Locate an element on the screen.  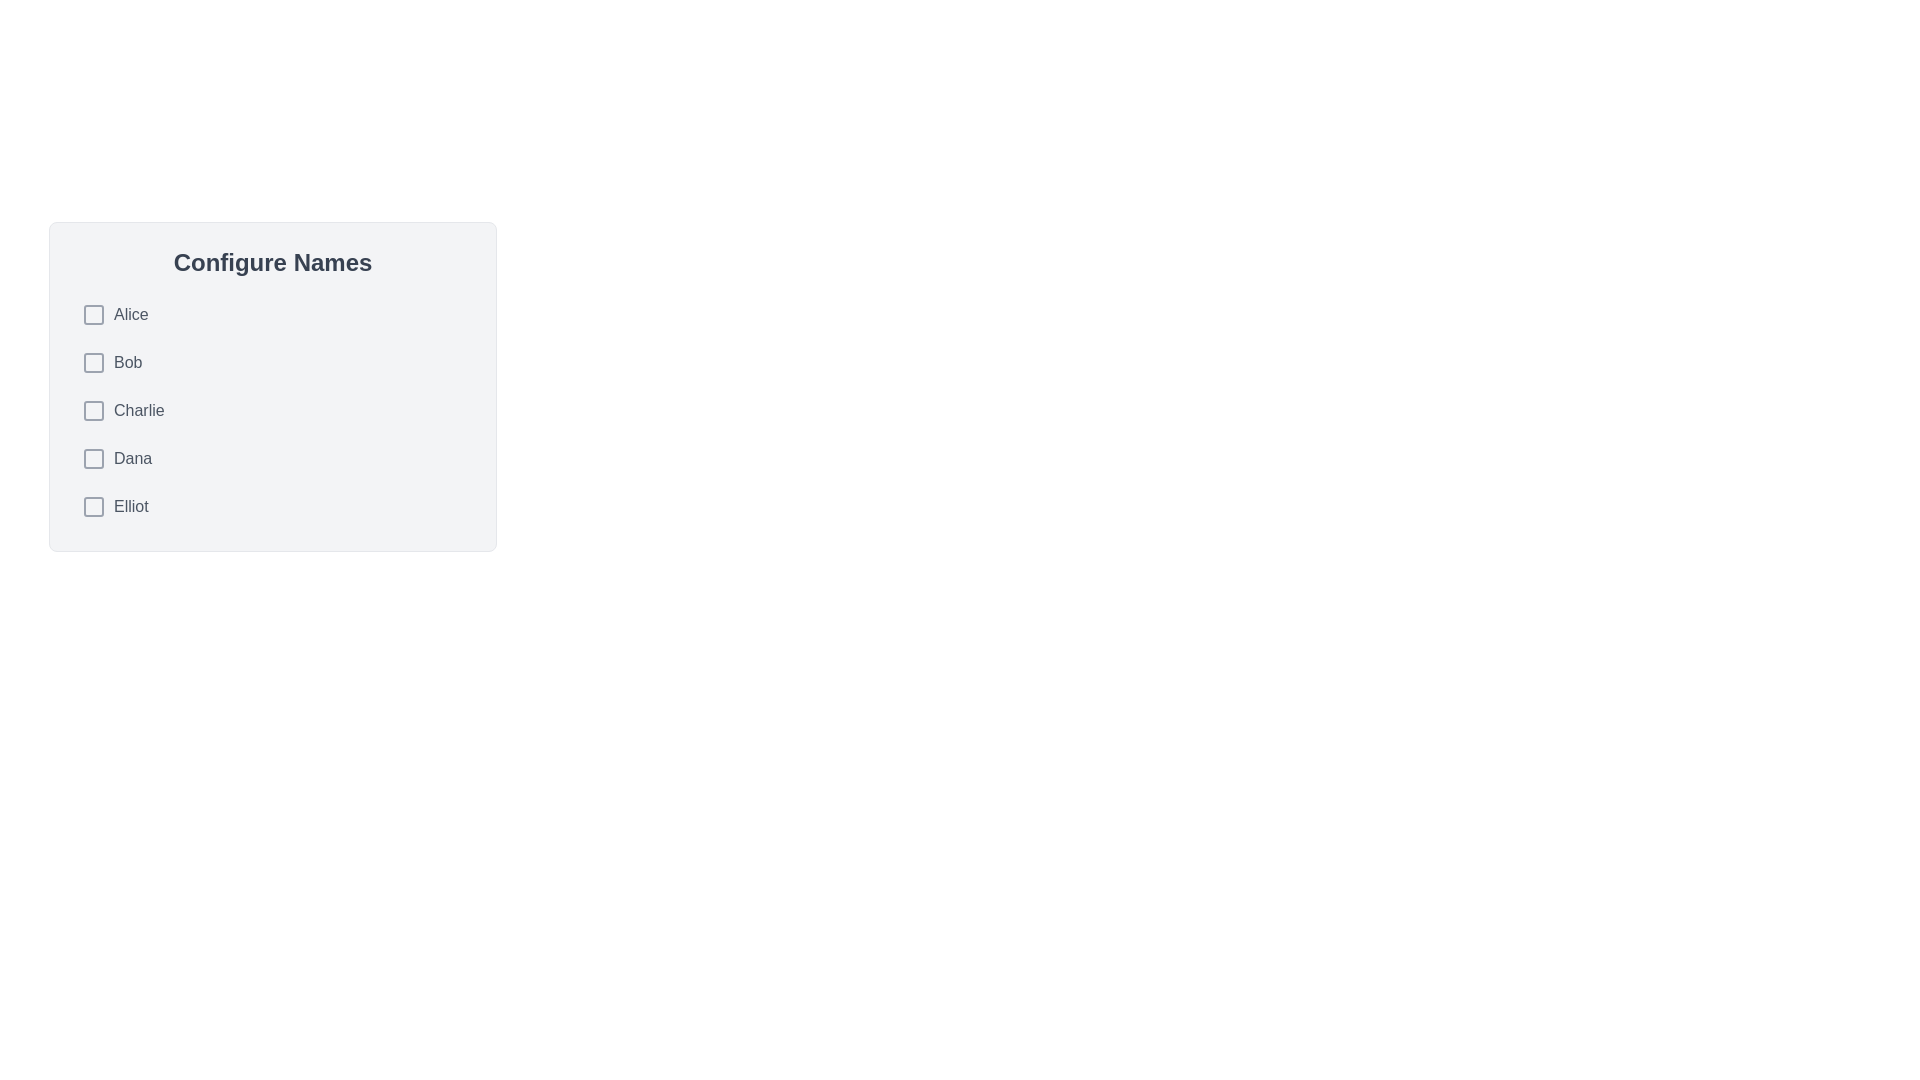
the checkbox labeled 'Dana' is located at coordinates (93, 459).